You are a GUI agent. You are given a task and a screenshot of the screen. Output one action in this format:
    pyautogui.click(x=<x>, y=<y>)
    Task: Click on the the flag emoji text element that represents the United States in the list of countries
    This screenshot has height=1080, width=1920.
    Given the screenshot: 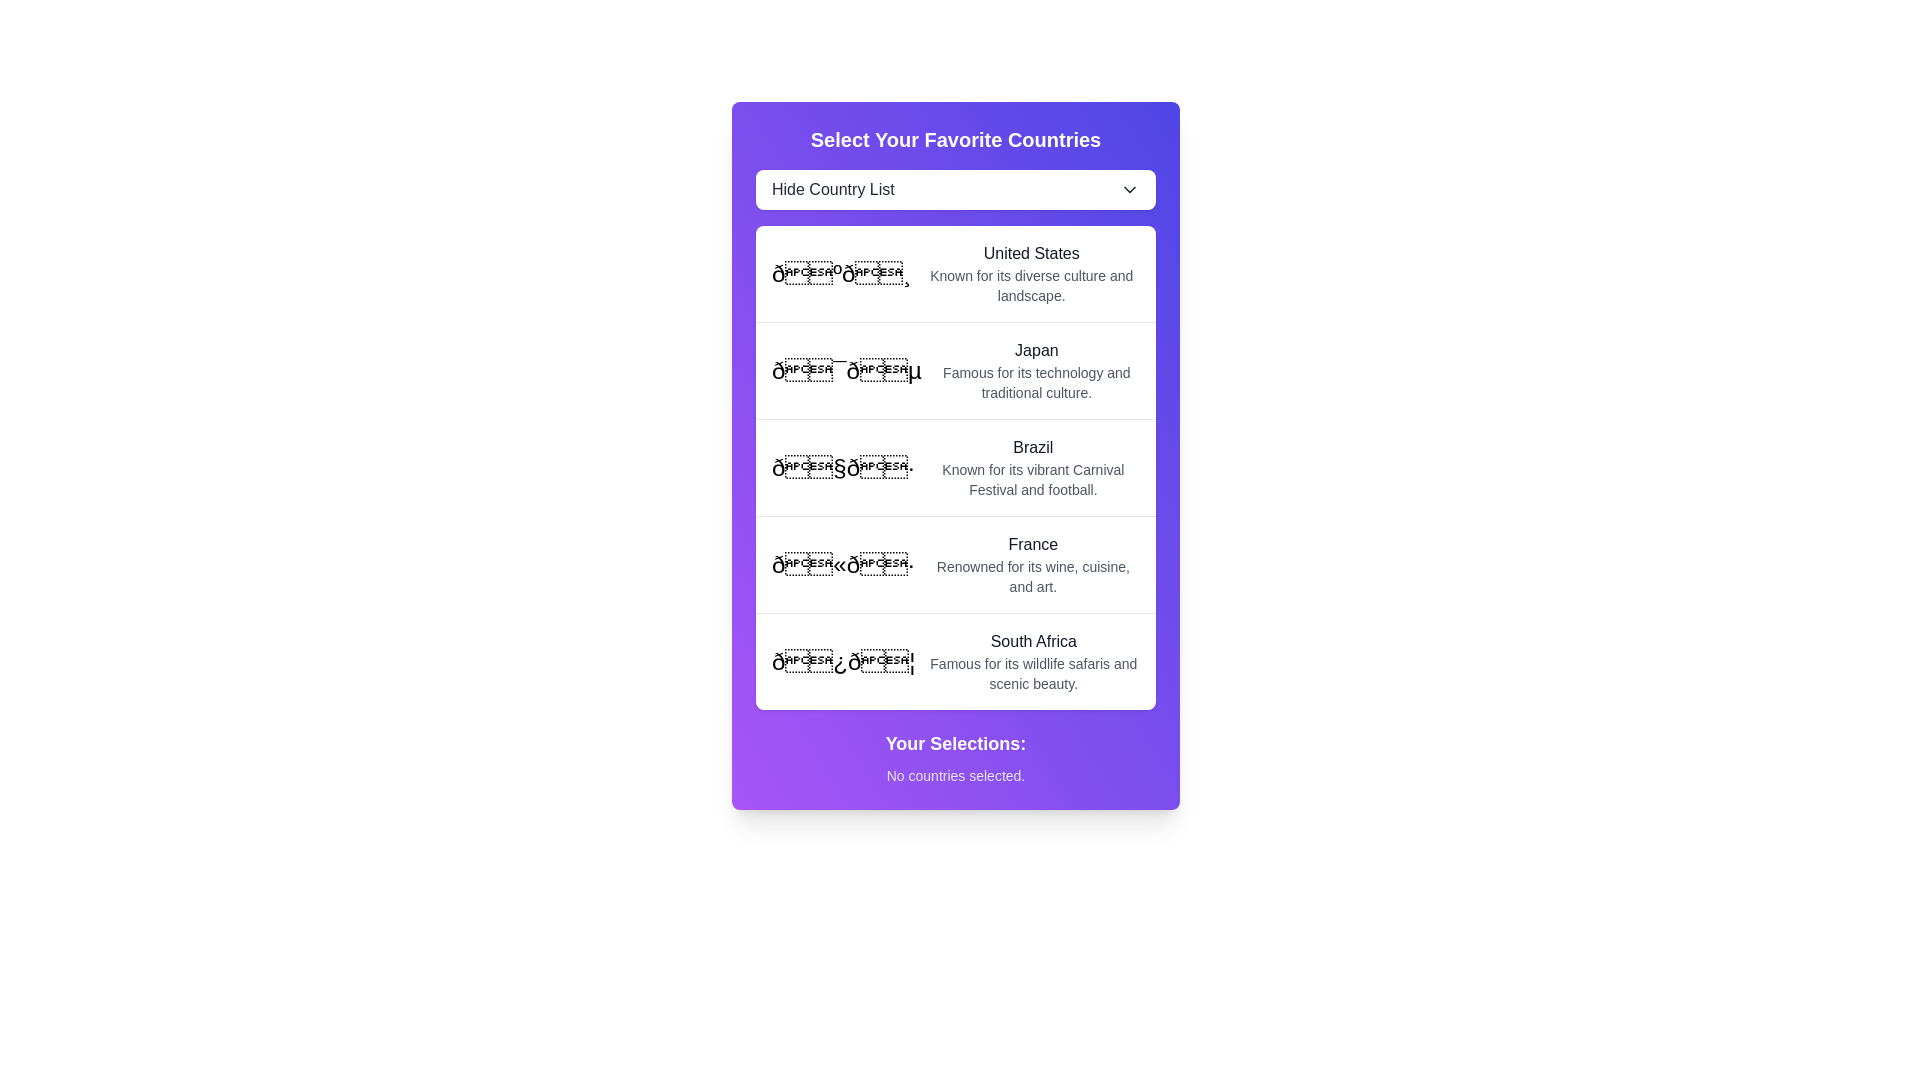 What is the action you would take?
    pyautogui.click(x=841, y=273)
    